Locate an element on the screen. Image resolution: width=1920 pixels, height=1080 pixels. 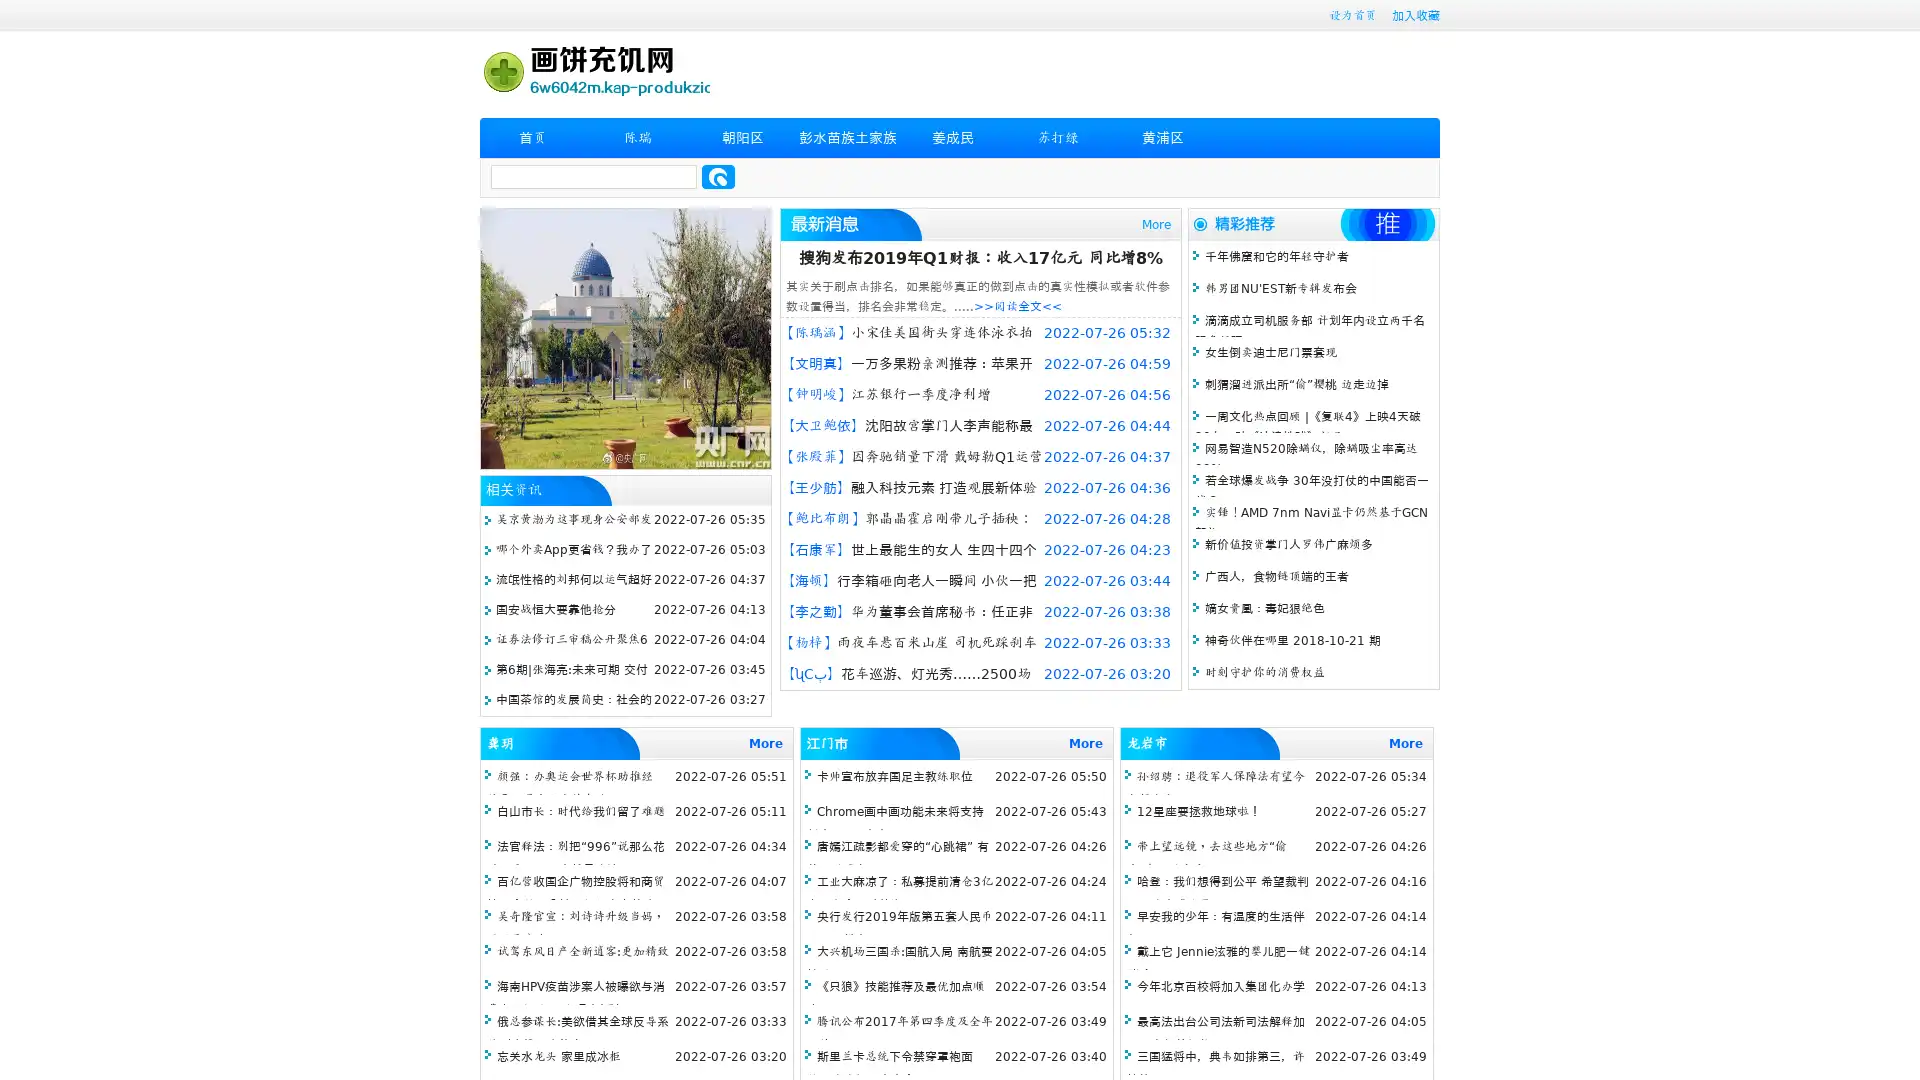
Search is located at coordinates (718, 176).